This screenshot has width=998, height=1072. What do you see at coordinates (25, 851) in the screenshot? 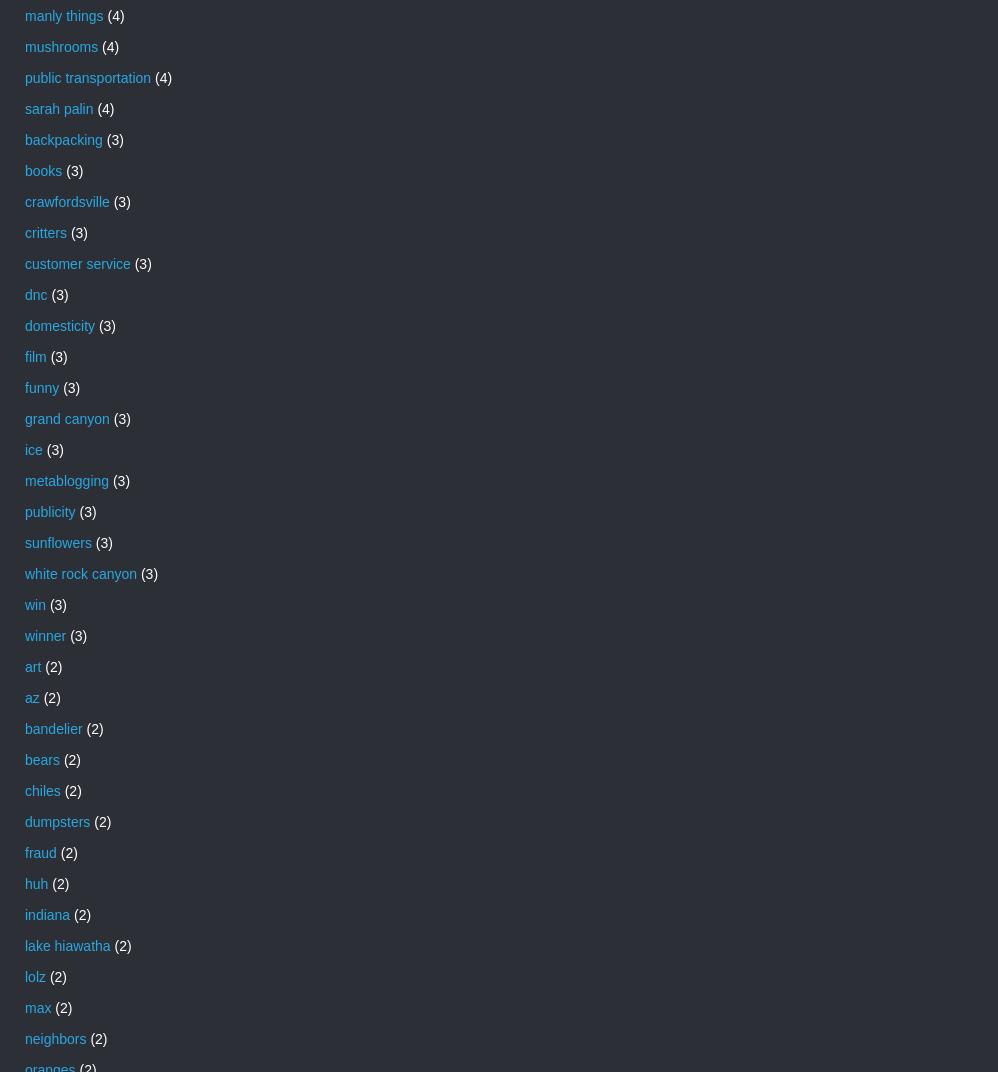
I see `'fraud'` at bounding box center [25, 851].